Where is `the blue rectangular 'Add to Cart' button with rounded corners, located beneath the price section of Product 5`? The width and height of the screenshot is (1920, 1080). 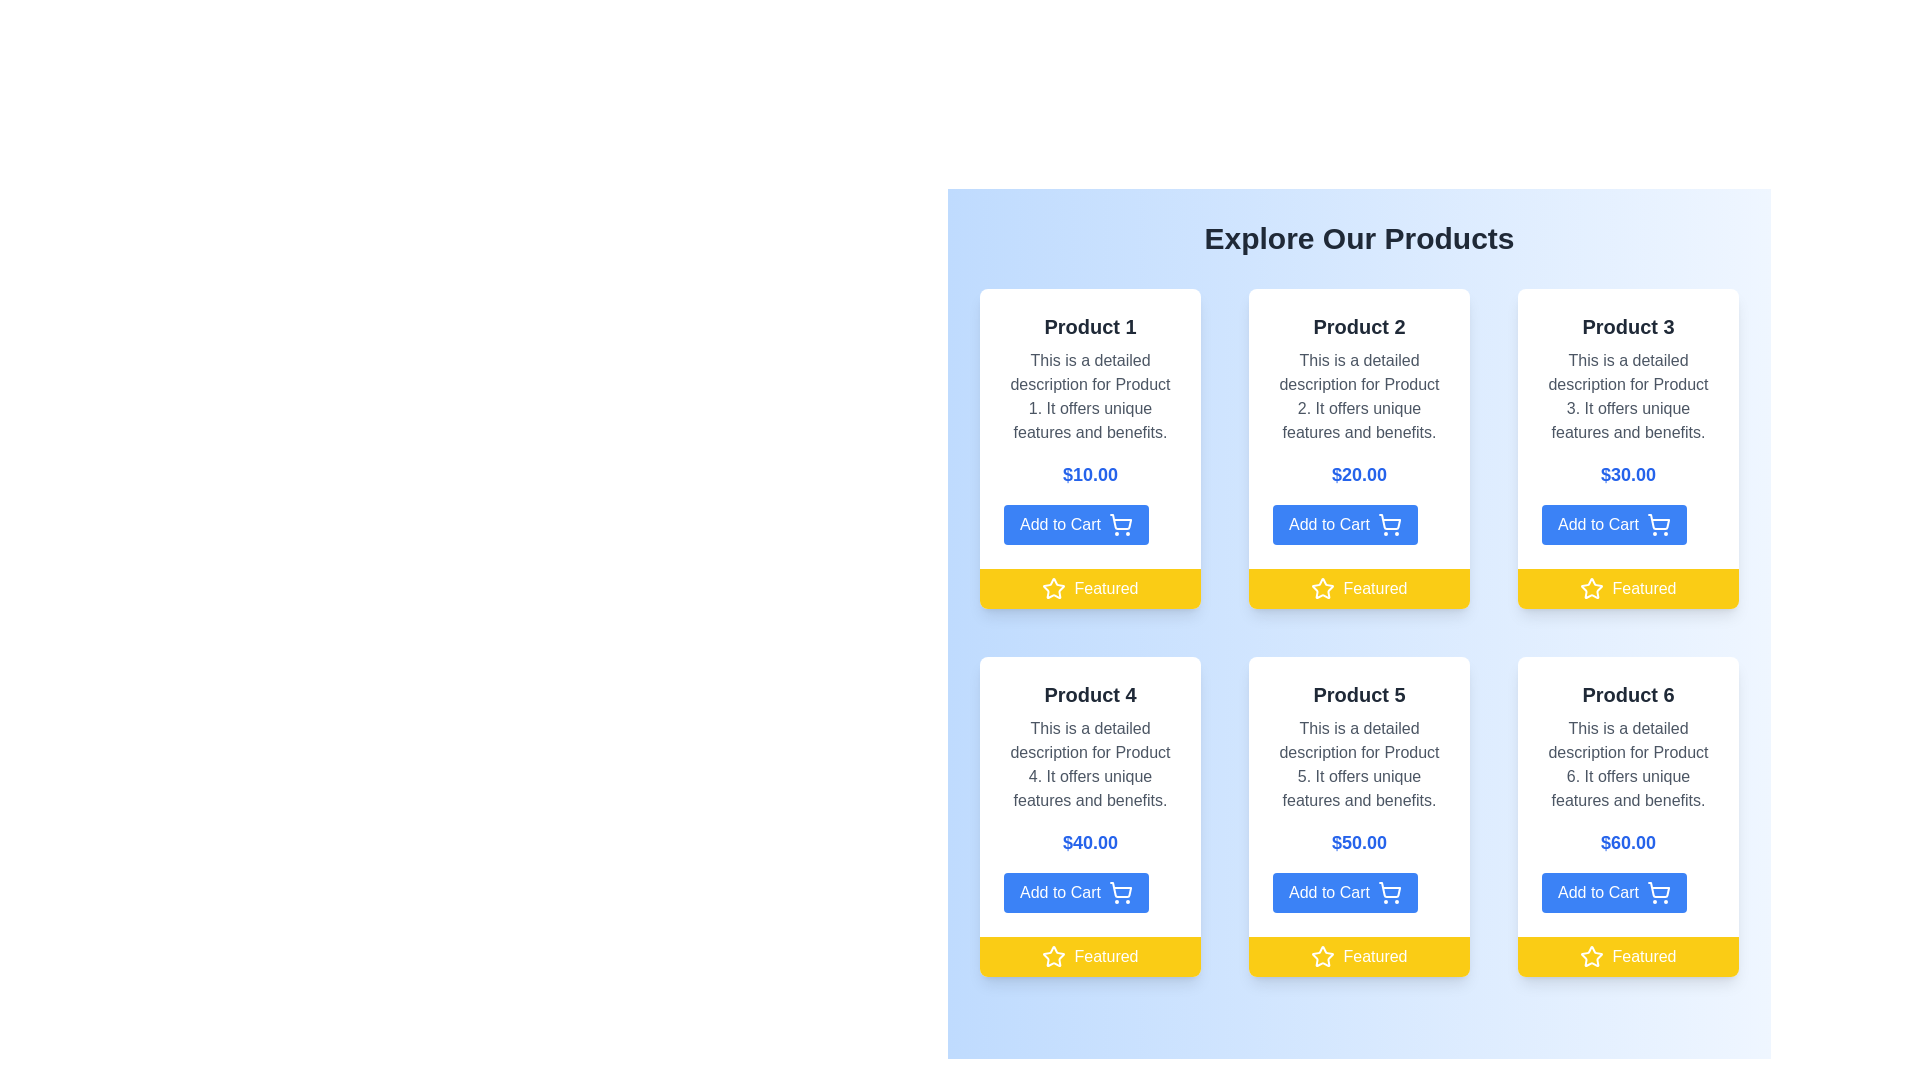
the blue rectangular 'Add to Cart' button with rounded corners, located beneath the price section of Product 5 is located at coordinates (1345, 892).